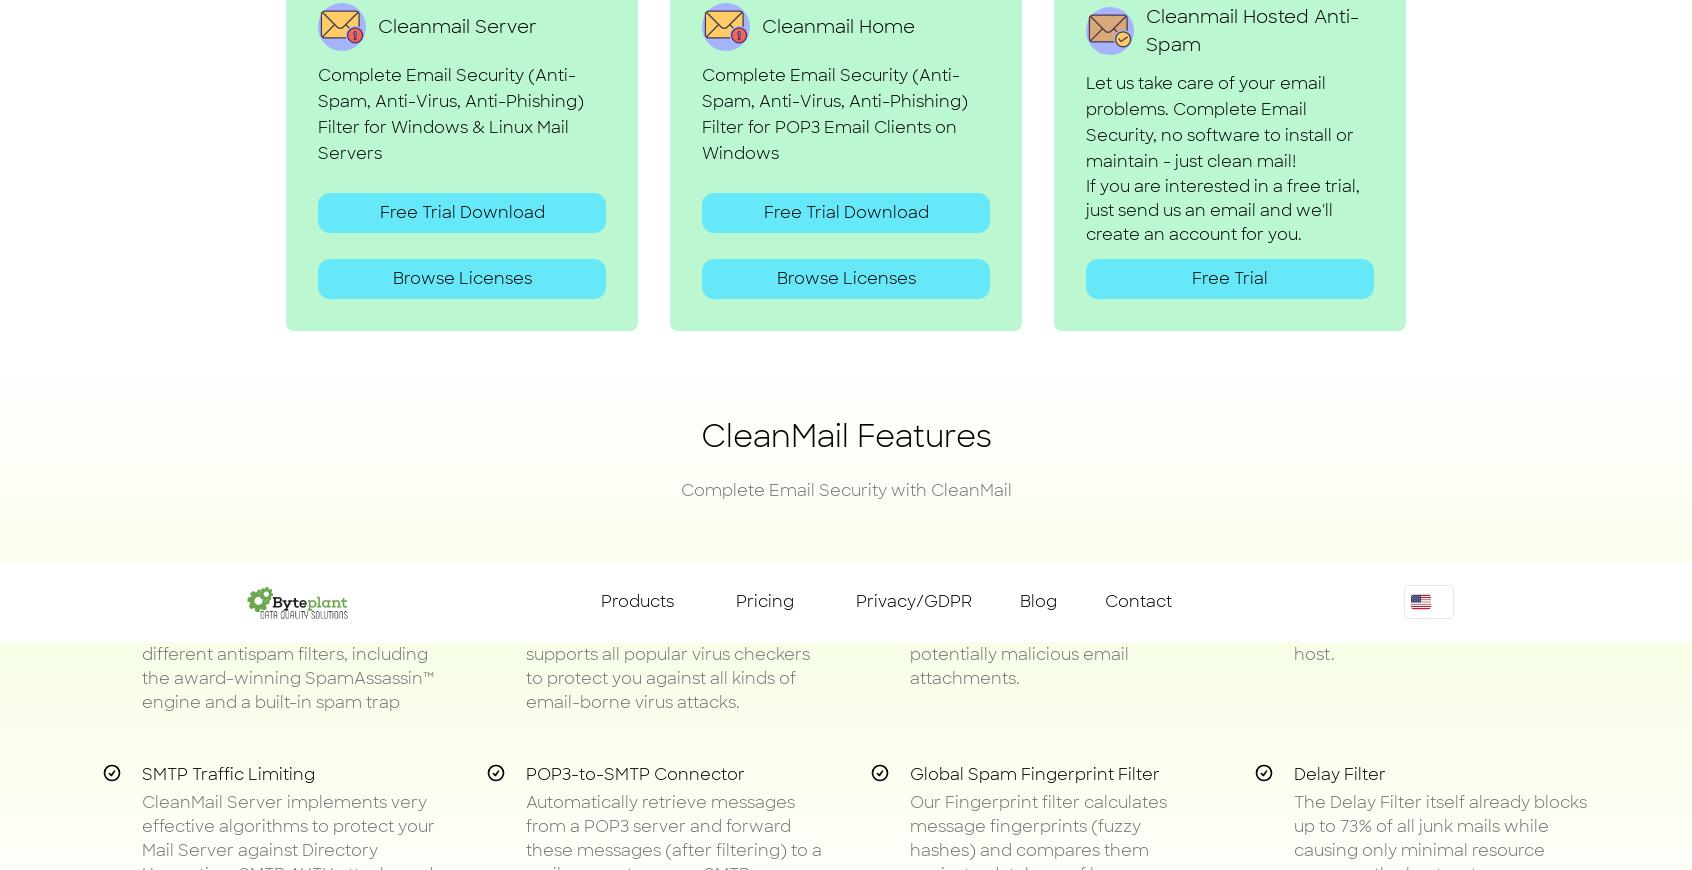 The width and height of the screenshot is (1692, 870). I want to click on 'Sep 8, 2020', so click(1066, 394).